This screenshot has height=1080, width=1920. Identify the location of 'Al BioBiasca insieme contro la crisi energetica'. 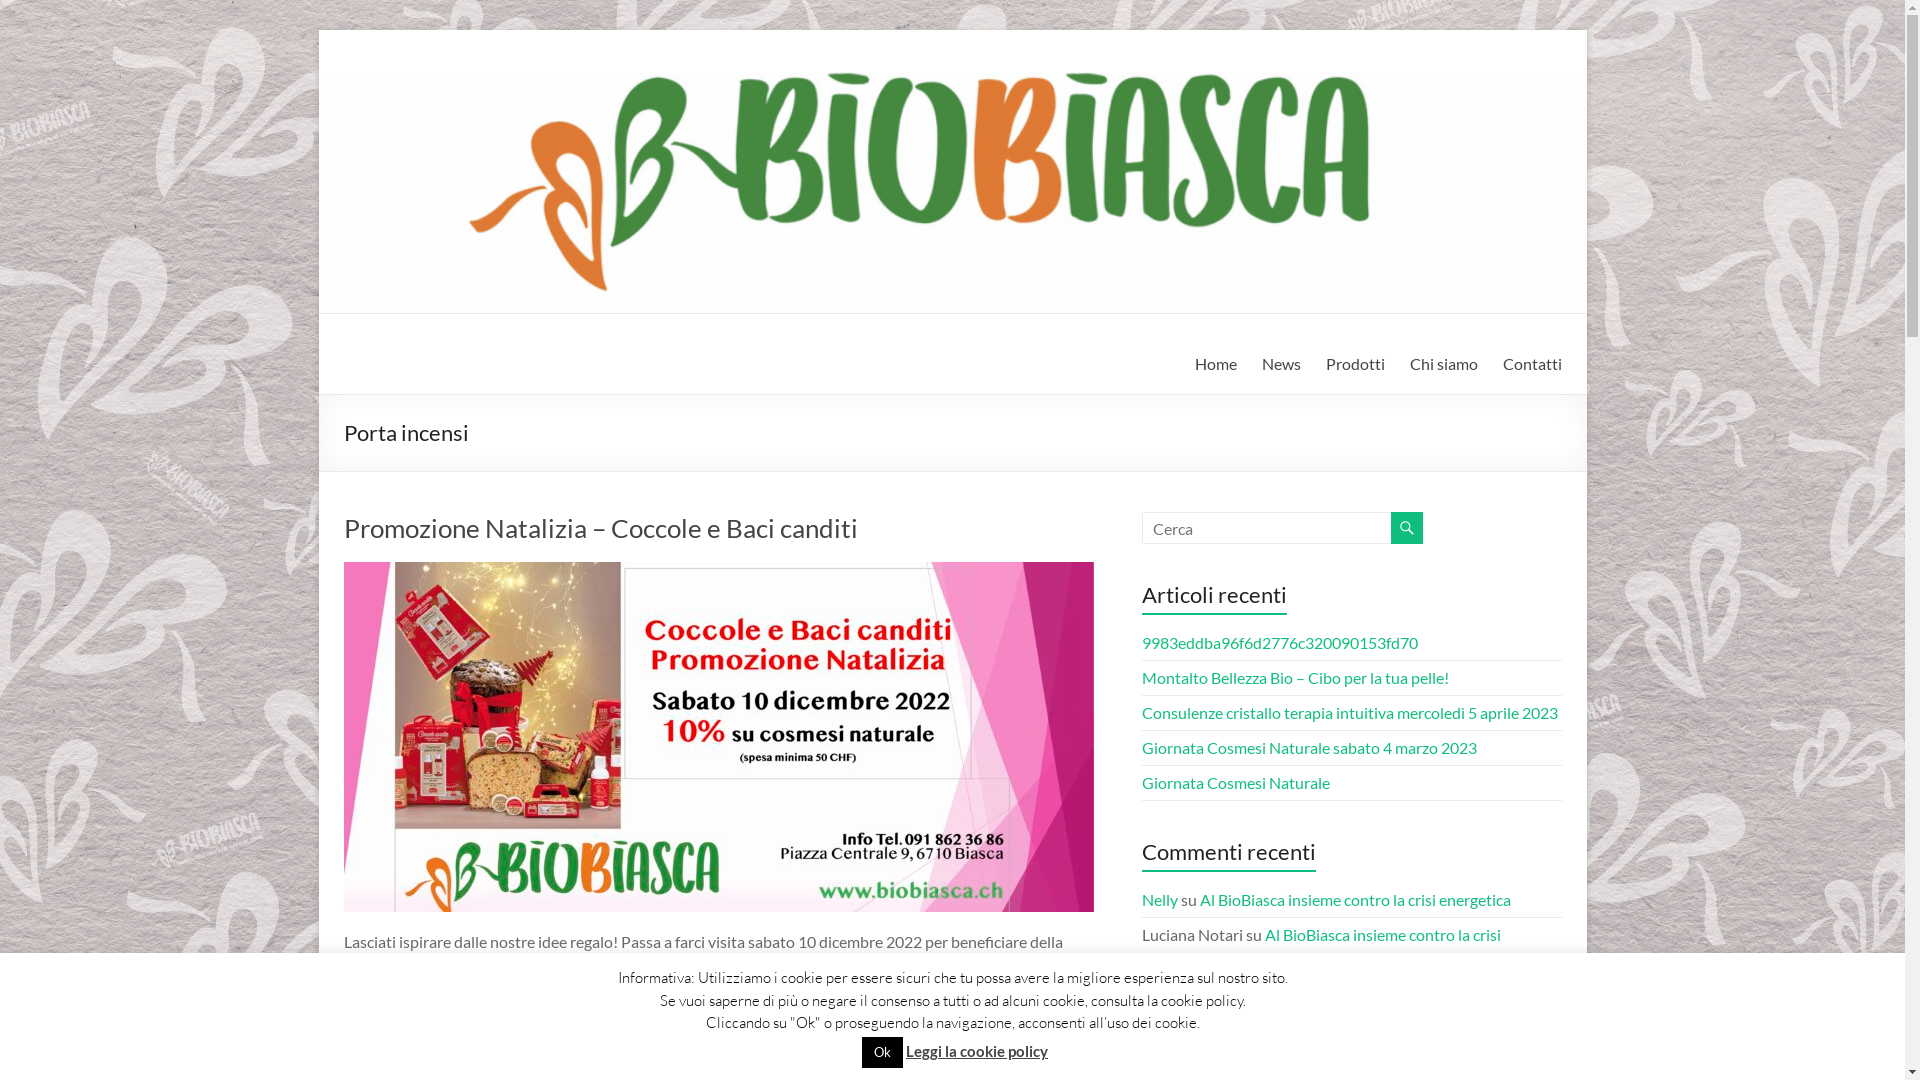
(1321, 945).